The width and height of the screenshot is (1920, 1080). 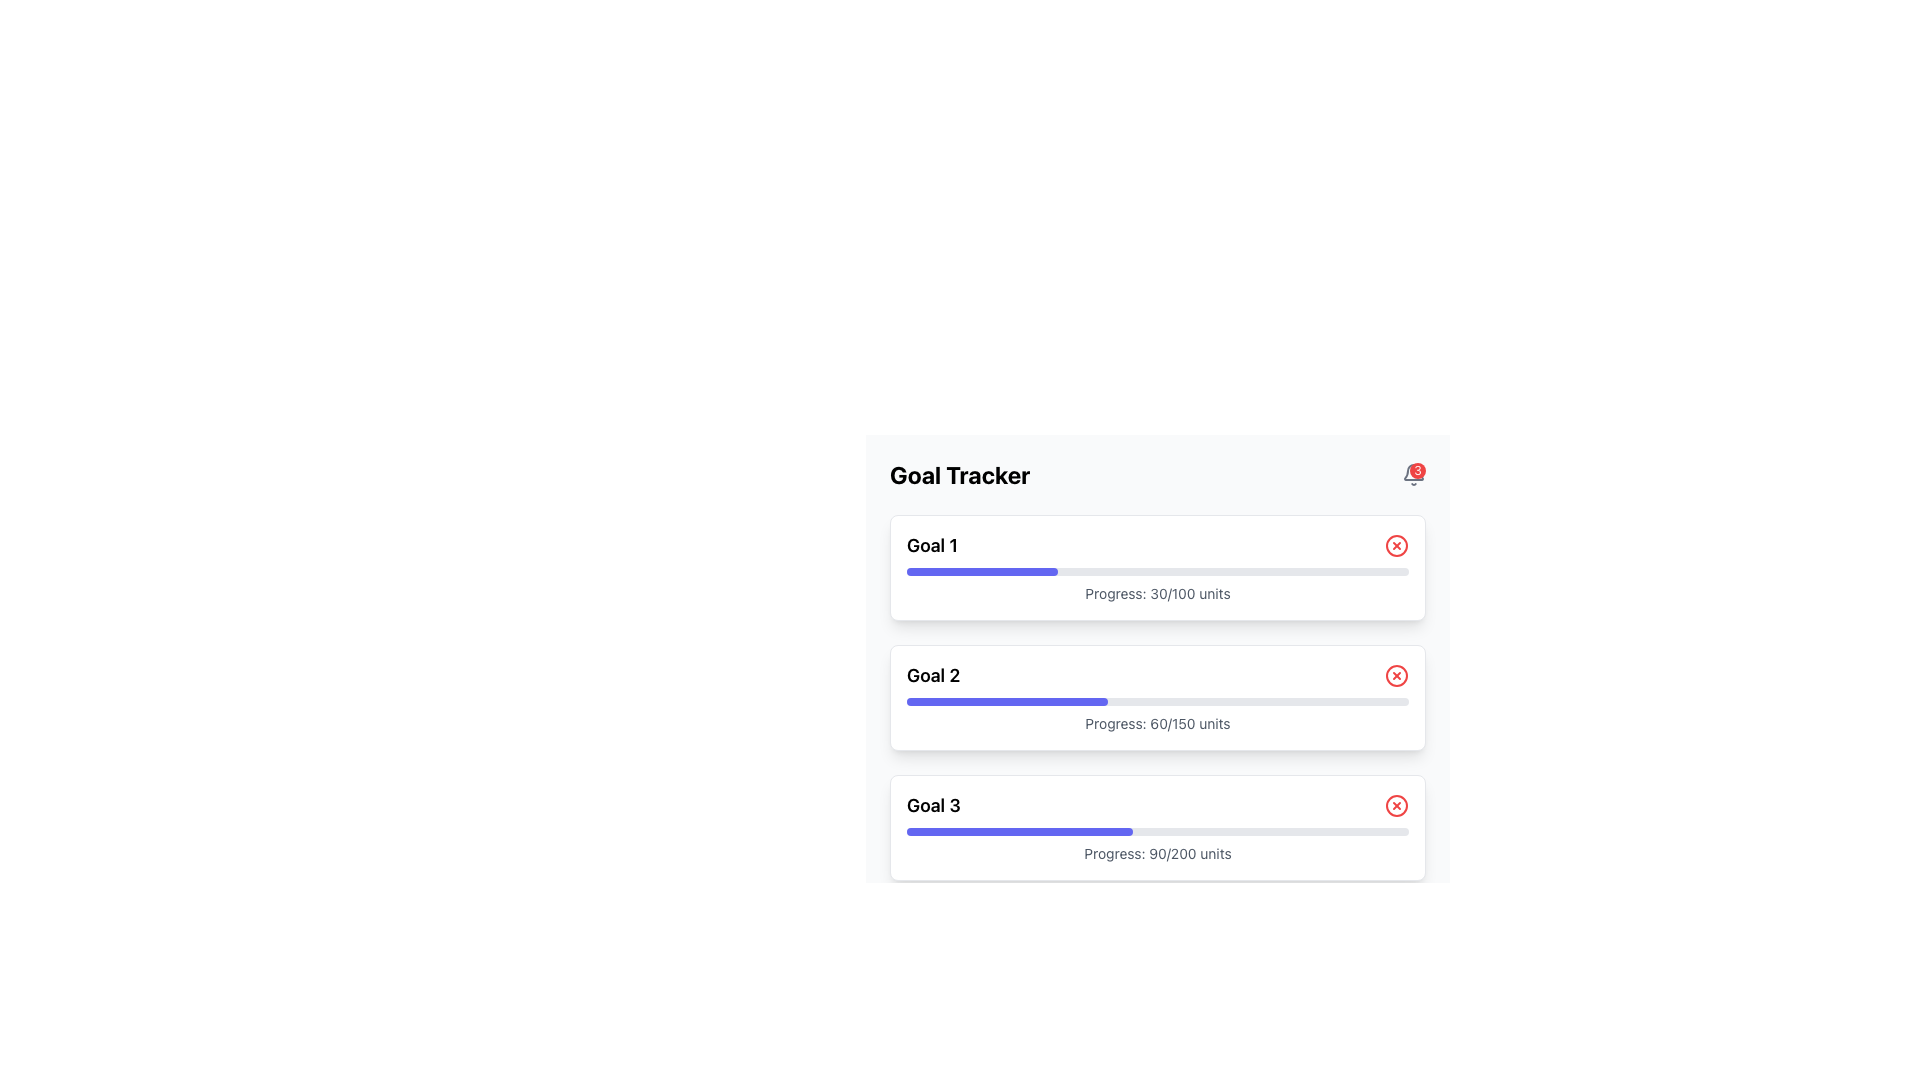 What do you see at coordinates (1019, 832) in the screenshot?
I see `progress bar element, which is indigo-colored and located within a light-gray rounded rectangle, to retrieve the percentage value of completion` at bounding box center [1019, 832].